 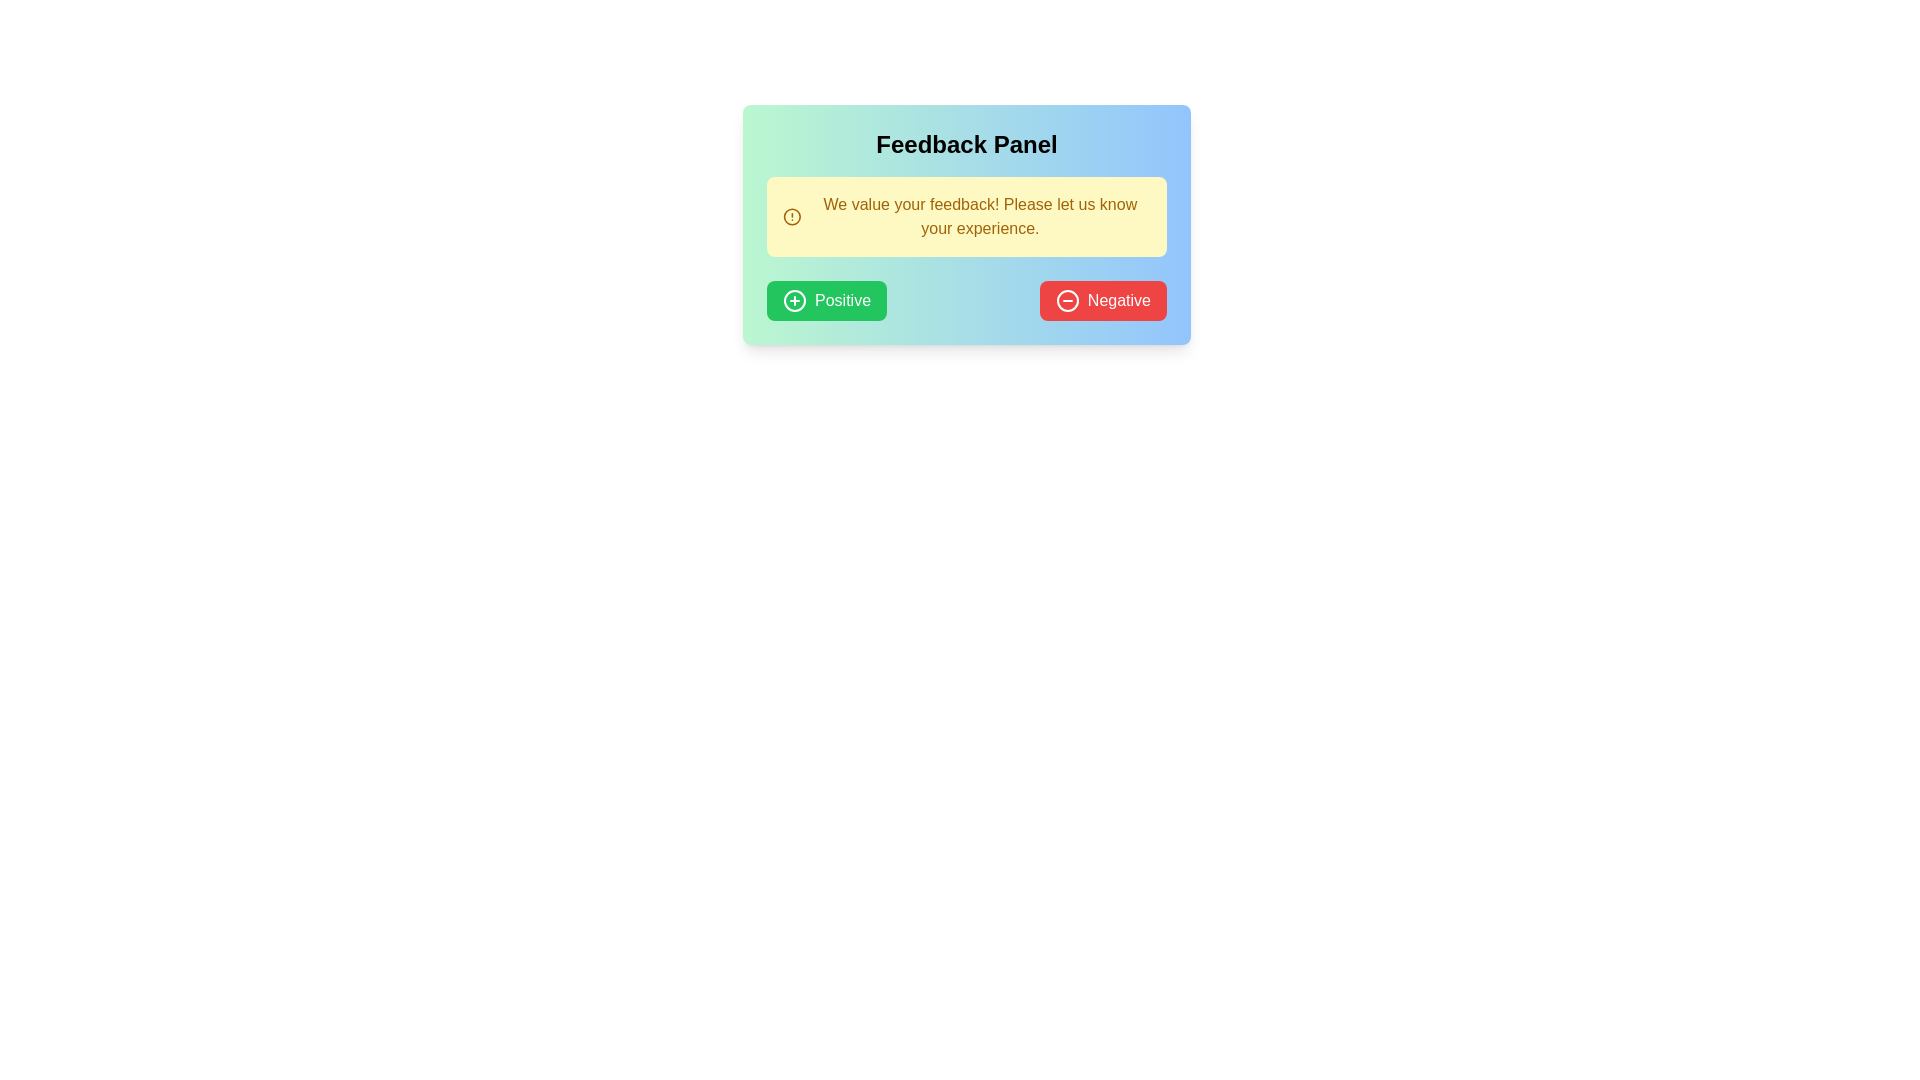 What do you see at coordinates (1066, 300) in the screenshot?
I see `the 'Negative' feedback button represented by the SVG circle component` at bounding box center [1066, 300].